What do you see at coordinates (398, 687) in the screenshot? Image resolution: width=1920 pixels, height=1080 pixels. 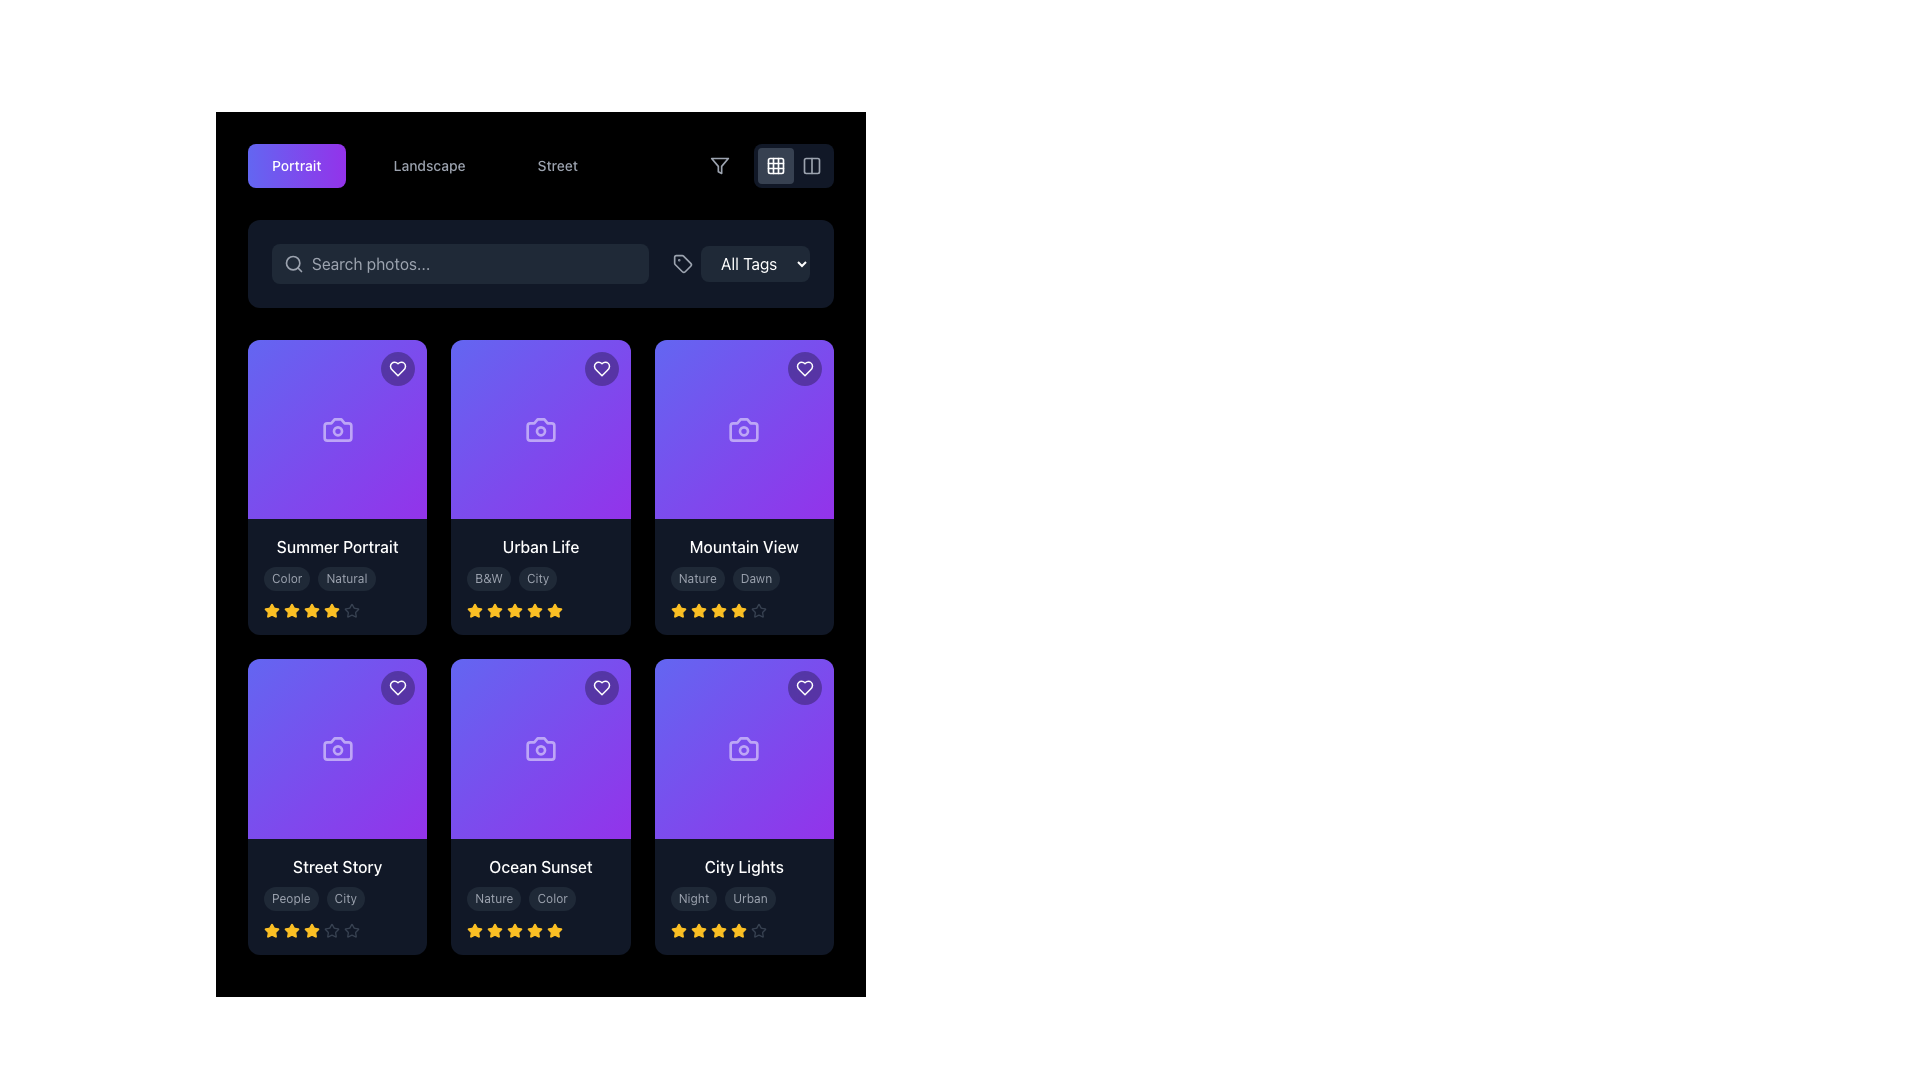 I see `the favorite button located in the top-right corner of the 'Street Story' card to trigger a visual effect` at bounding box center [398, 687].